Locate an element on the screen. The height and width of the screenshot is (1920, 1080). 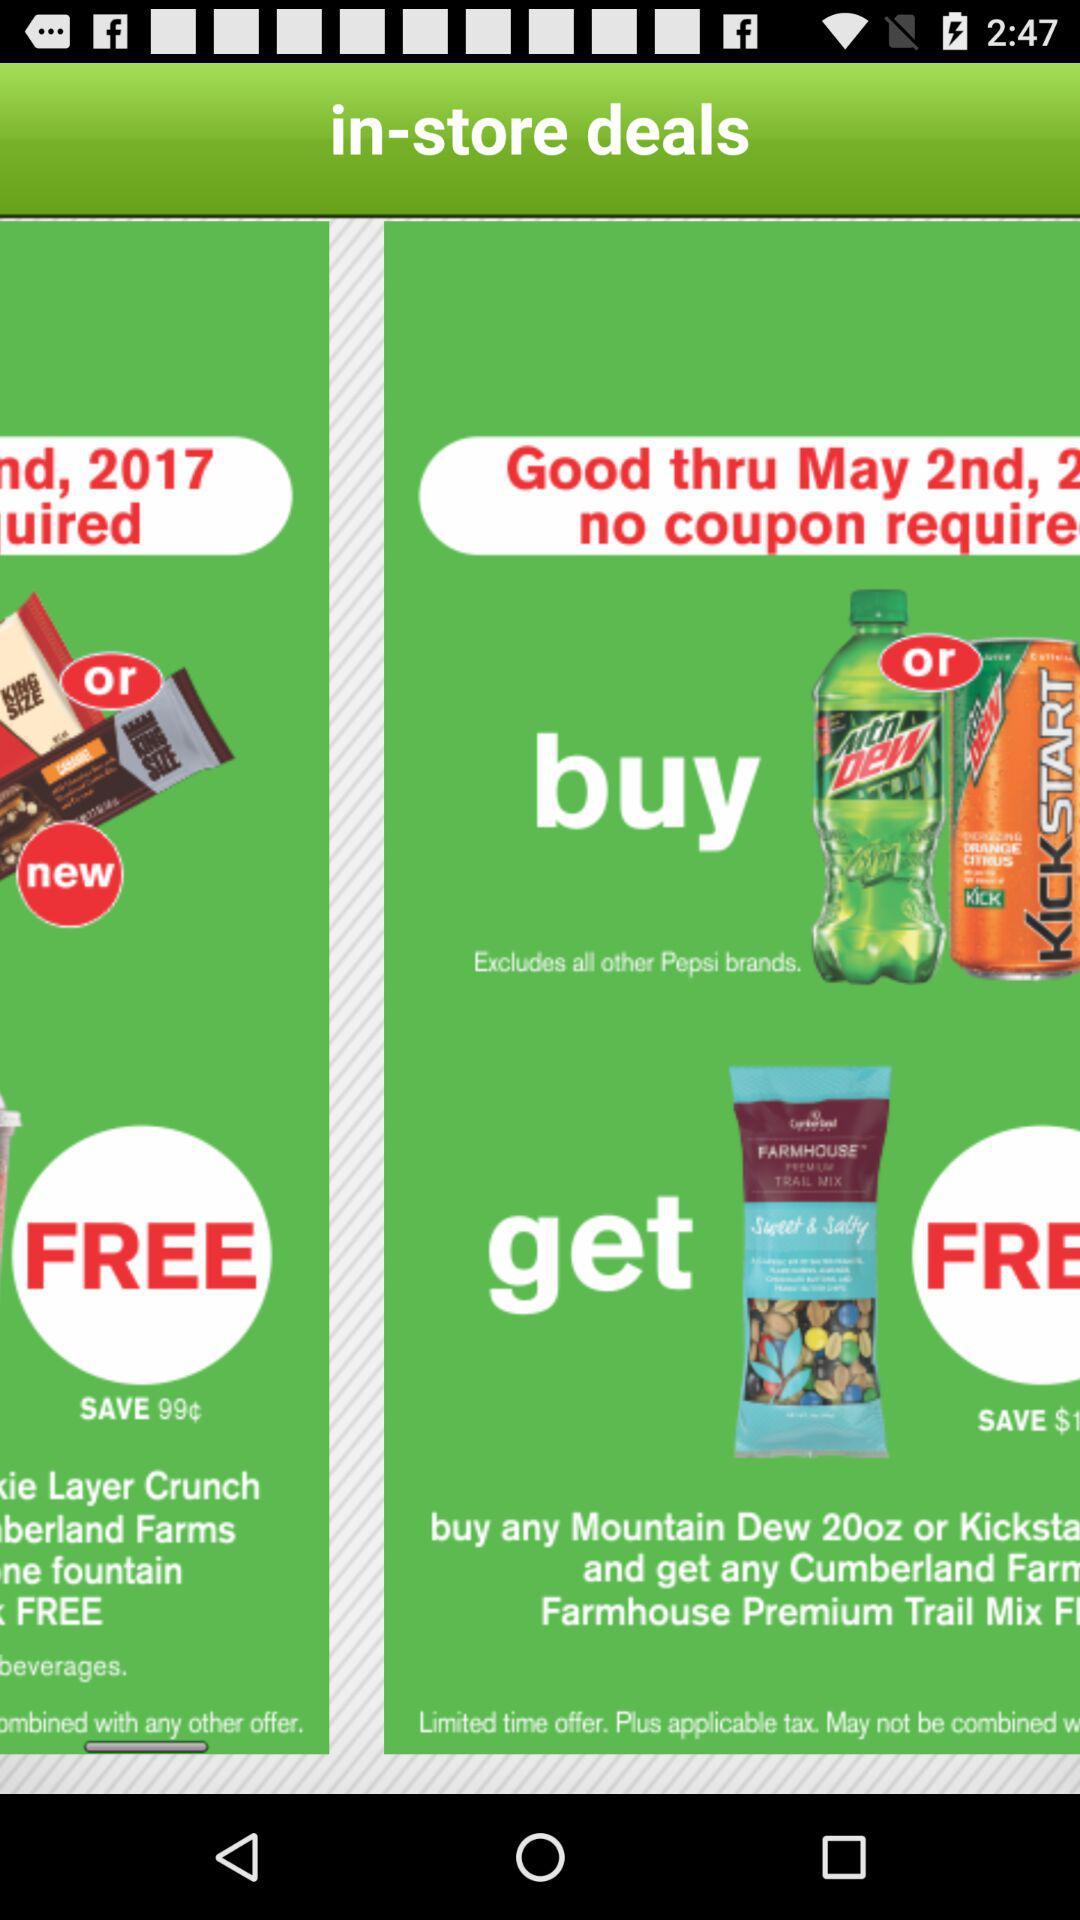
the icon below the in-store deals app is located at coordinates (163, 987).